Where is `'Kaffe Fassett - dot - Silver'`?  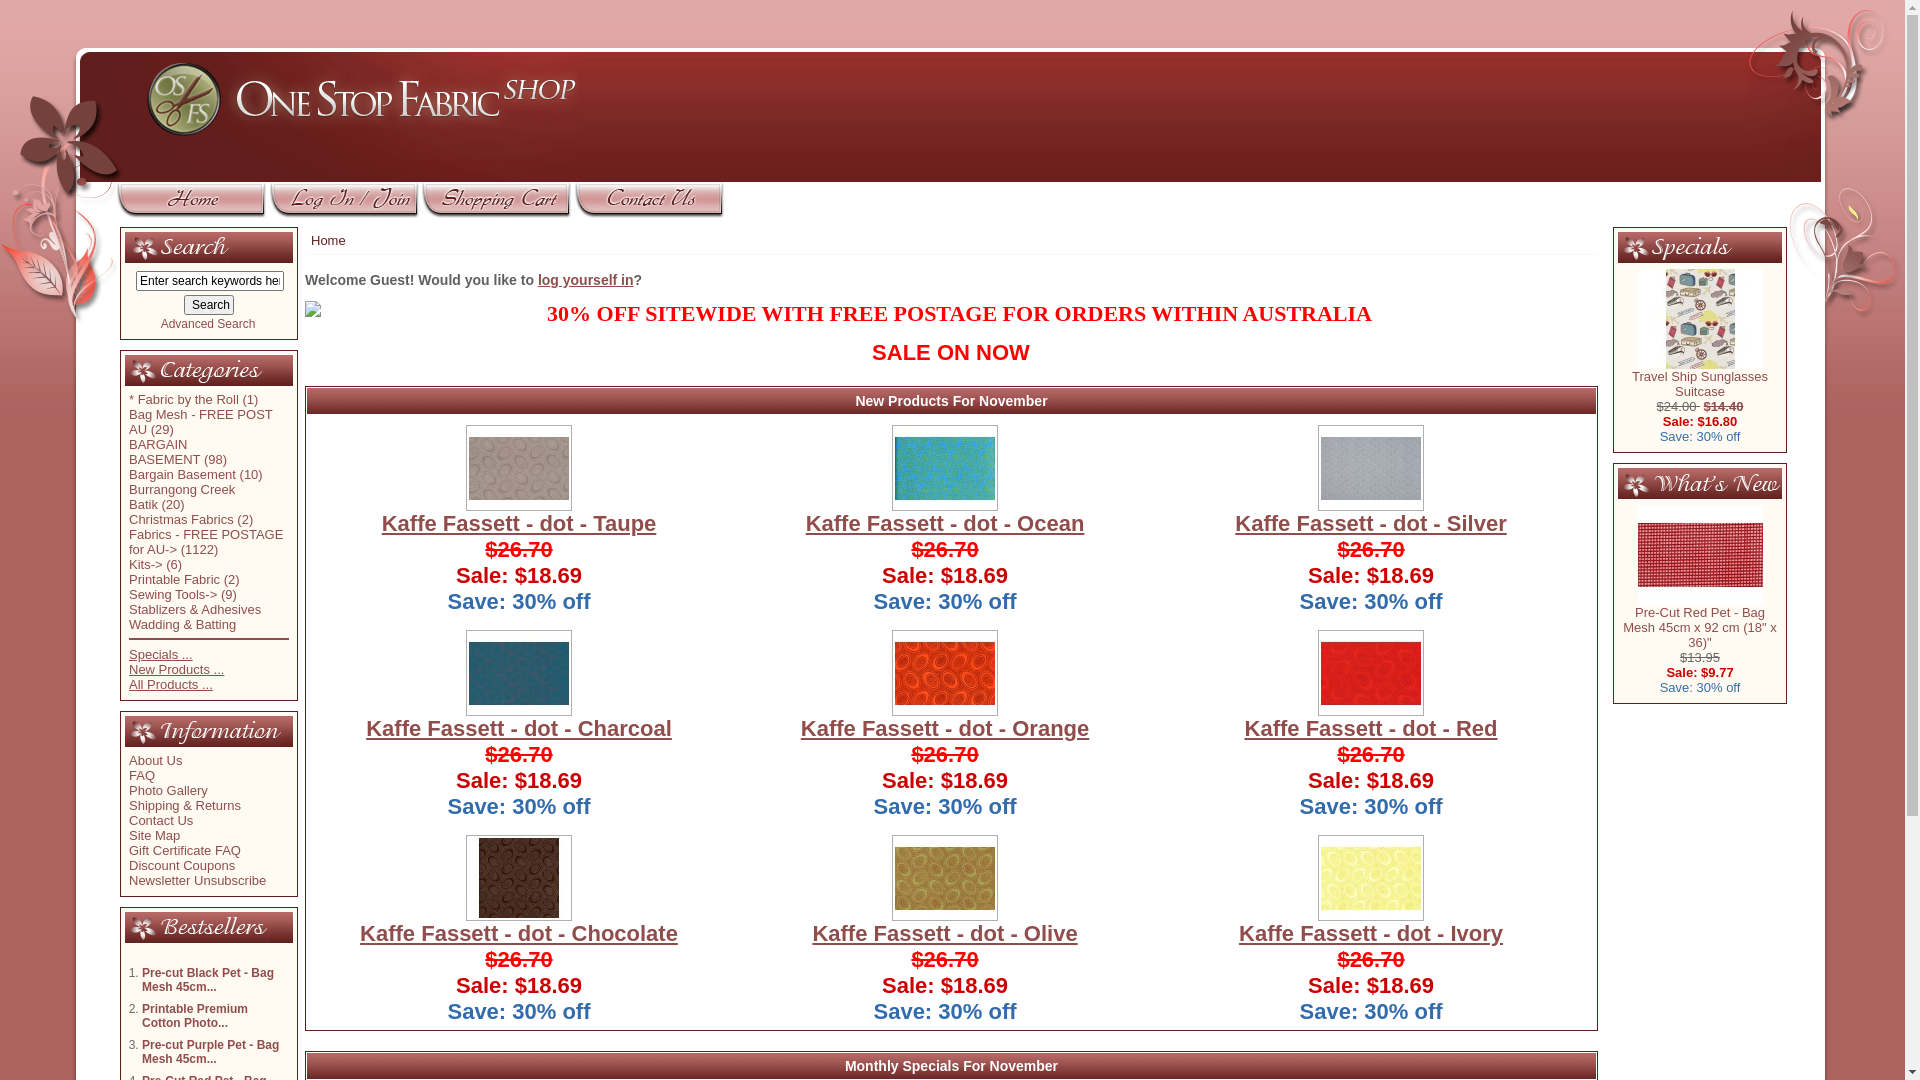 'Kaffe Fassett - dot - Silver' is located at coordinates (1369, 522).